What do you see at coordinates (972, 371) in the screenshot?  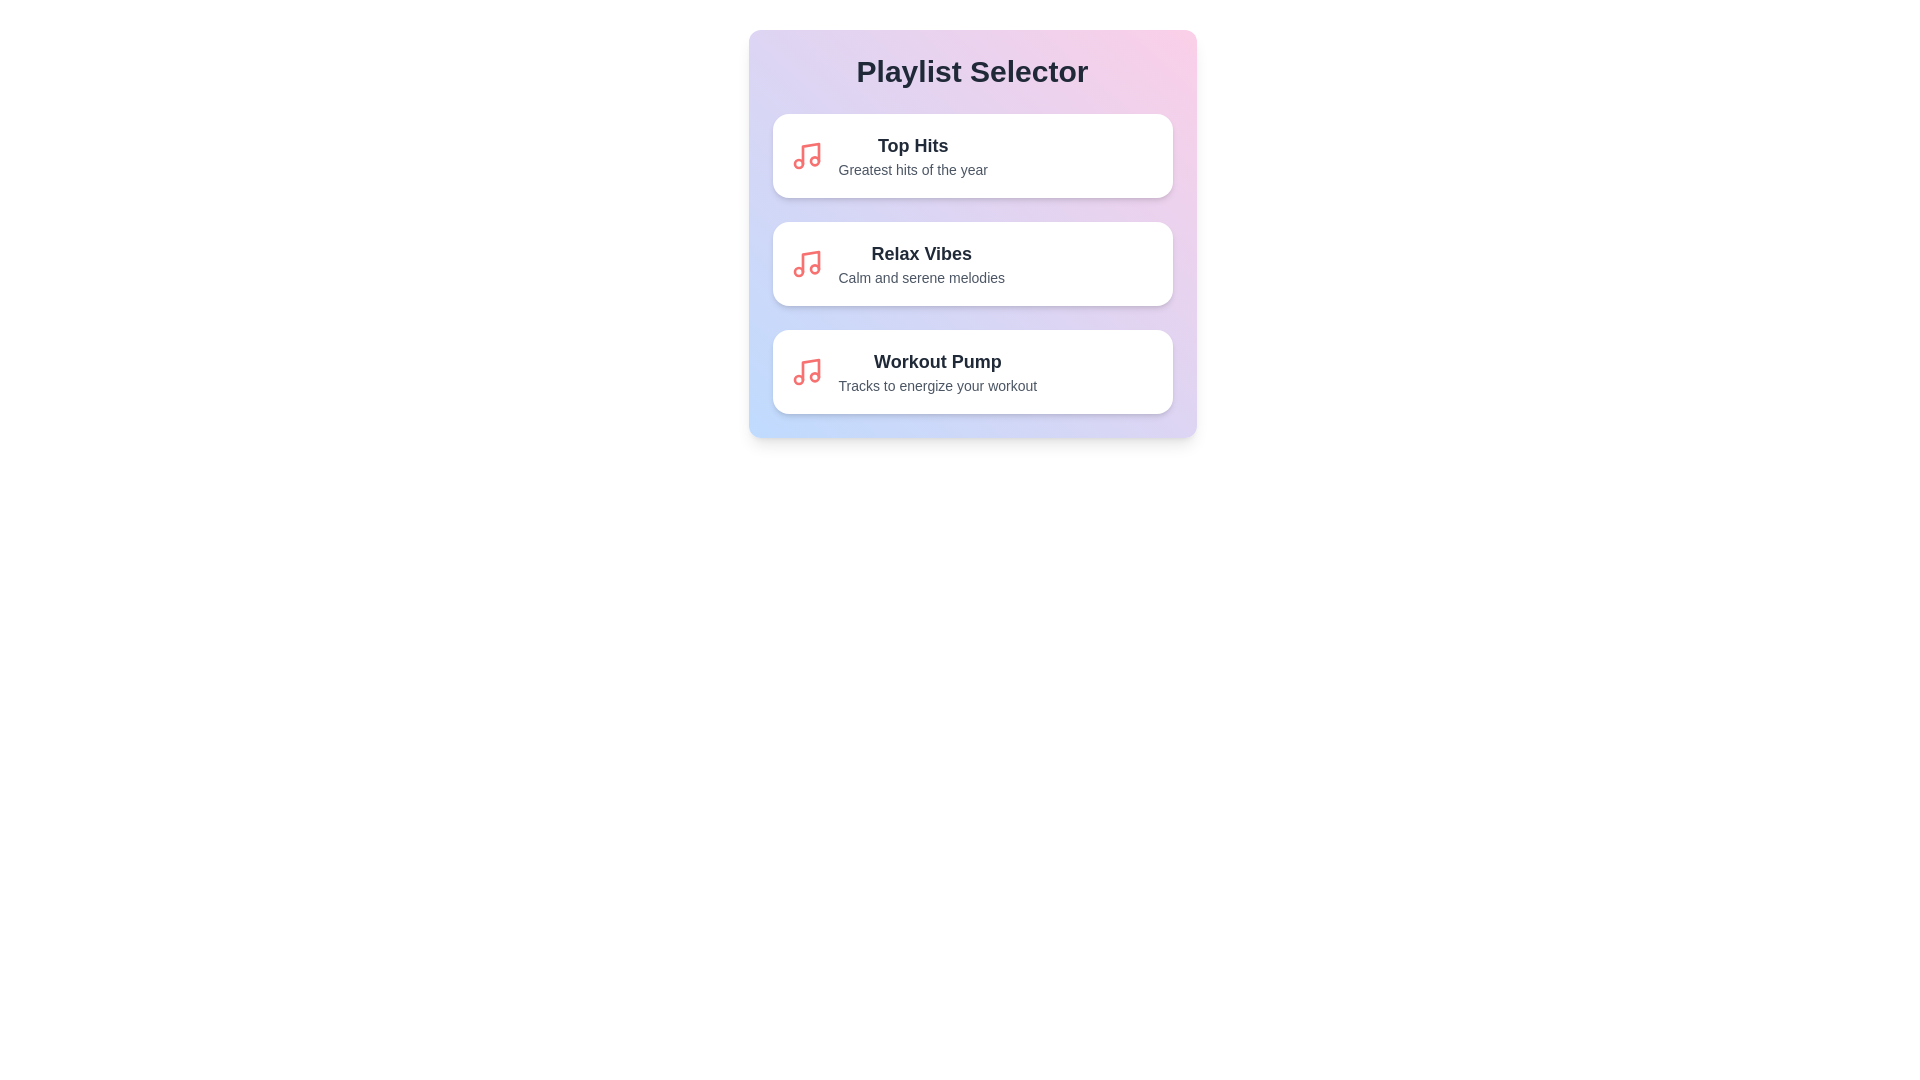 I see `the playlist Workout Pump by clicking on its list item` at bounding box center [972, 371].